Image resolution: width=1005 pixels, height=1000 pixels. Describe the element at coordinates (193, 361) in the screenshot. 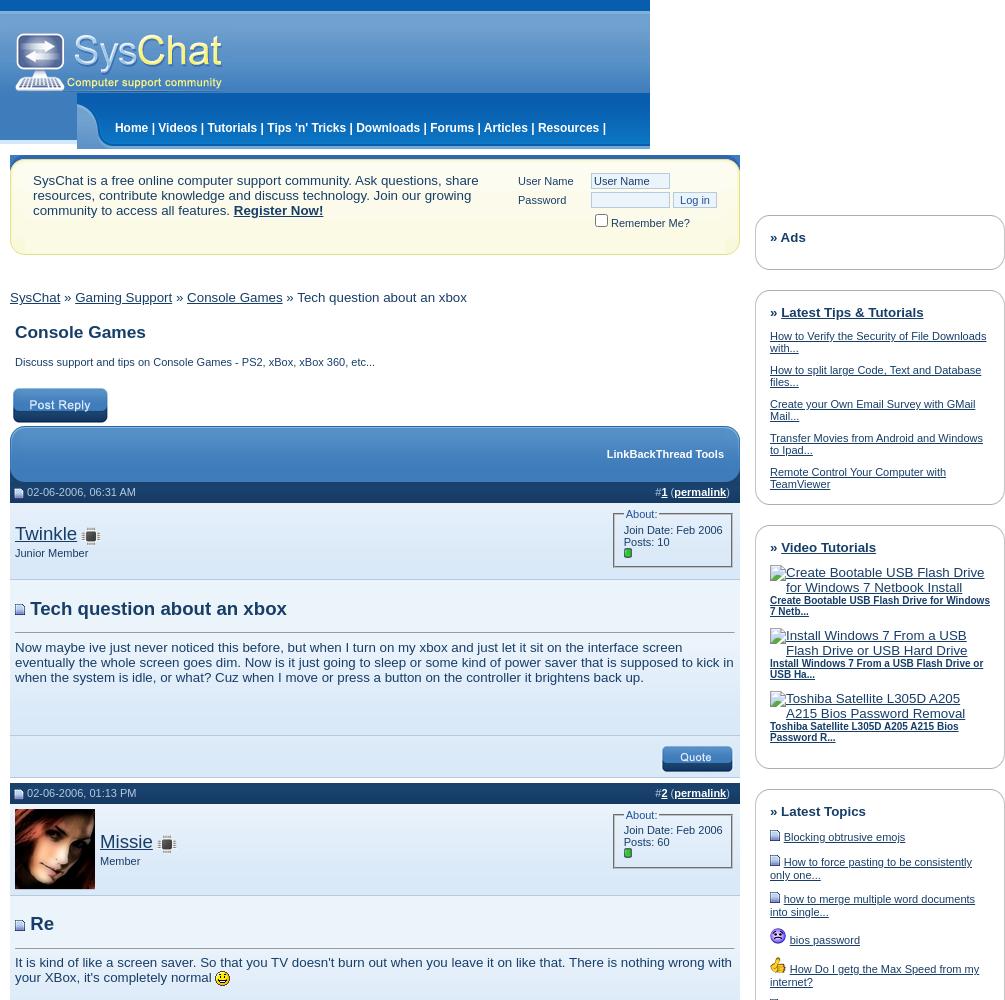

I see `'Discuss support and tips on Console Games - PS2, xBox, xBox 360, etc...'` at that location.